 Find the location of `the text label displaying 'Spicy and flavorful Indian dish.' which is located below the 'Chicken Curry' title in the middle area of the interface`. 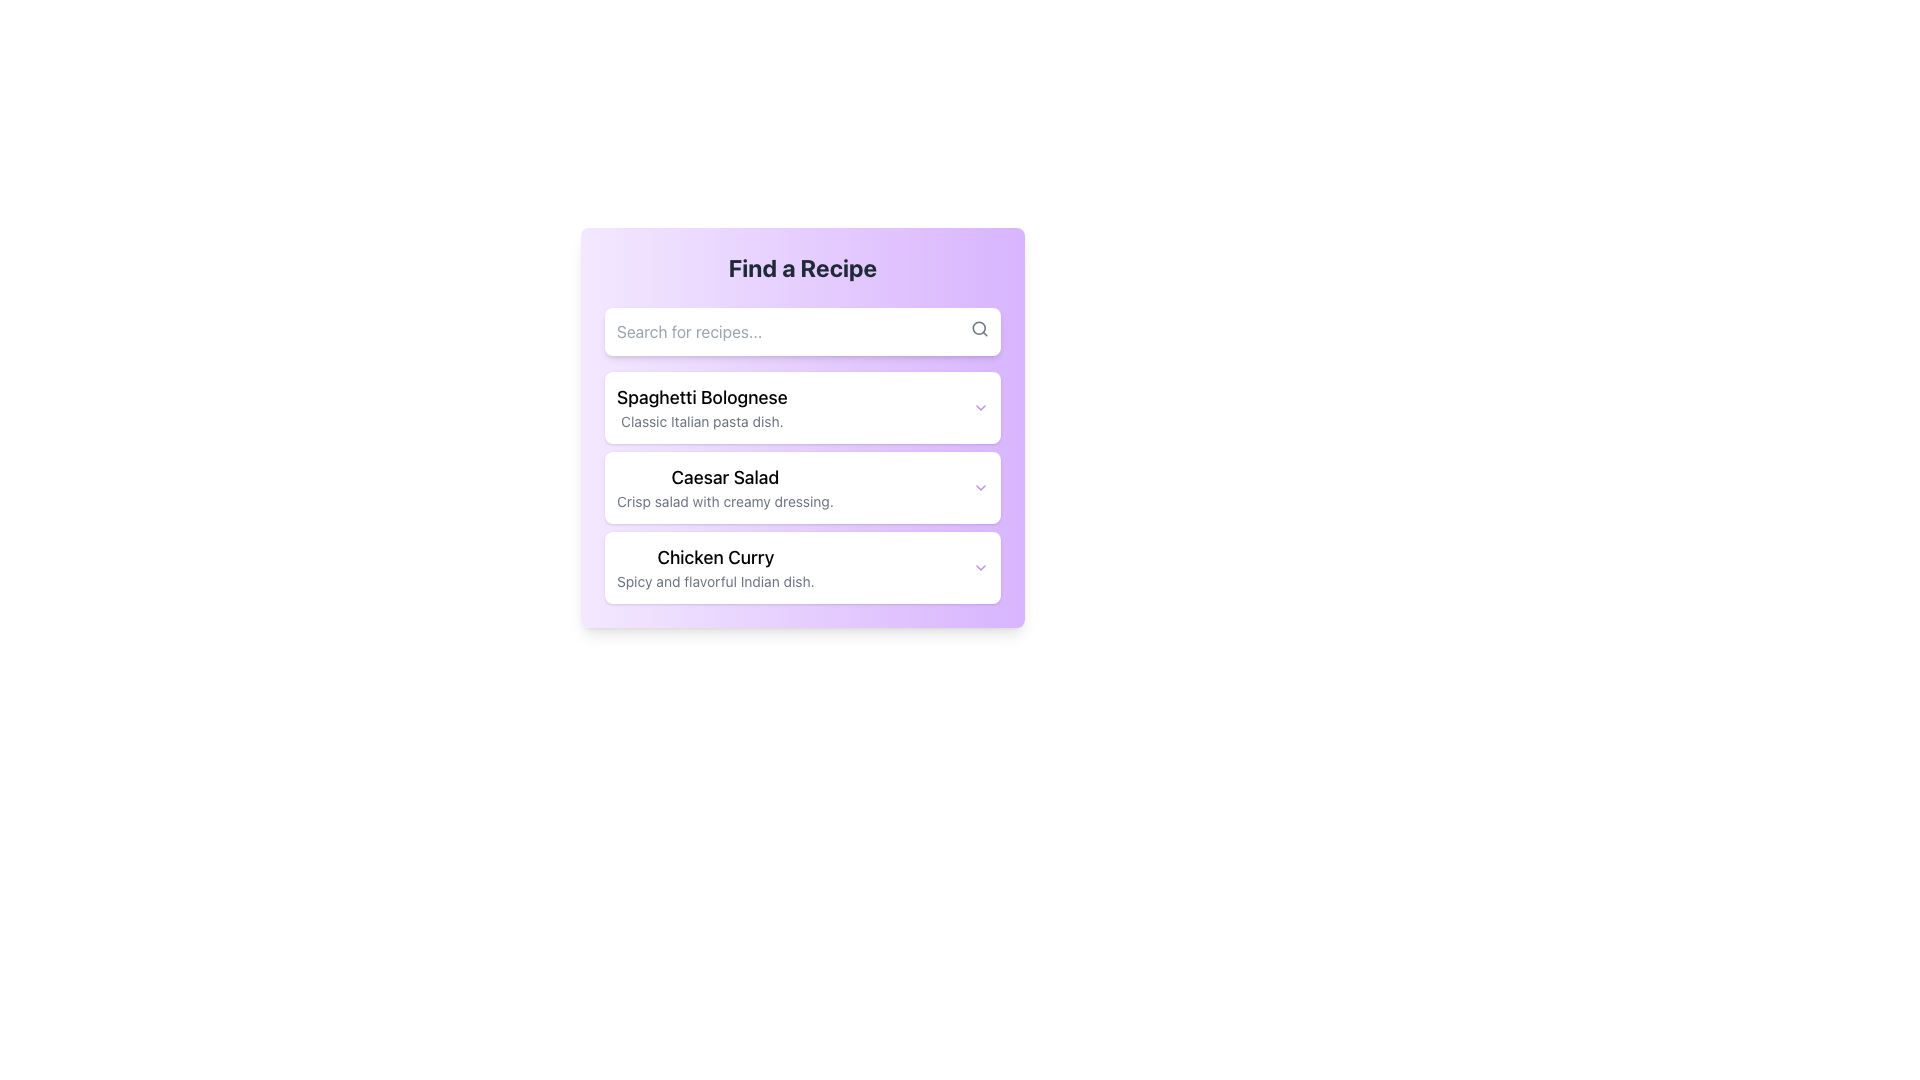

the text label displaying 'Spicy and flavorful Indian dish.' which is located below the 'Chicken Curry' title in the middle area of the interface is located at coordinates (715, 582).